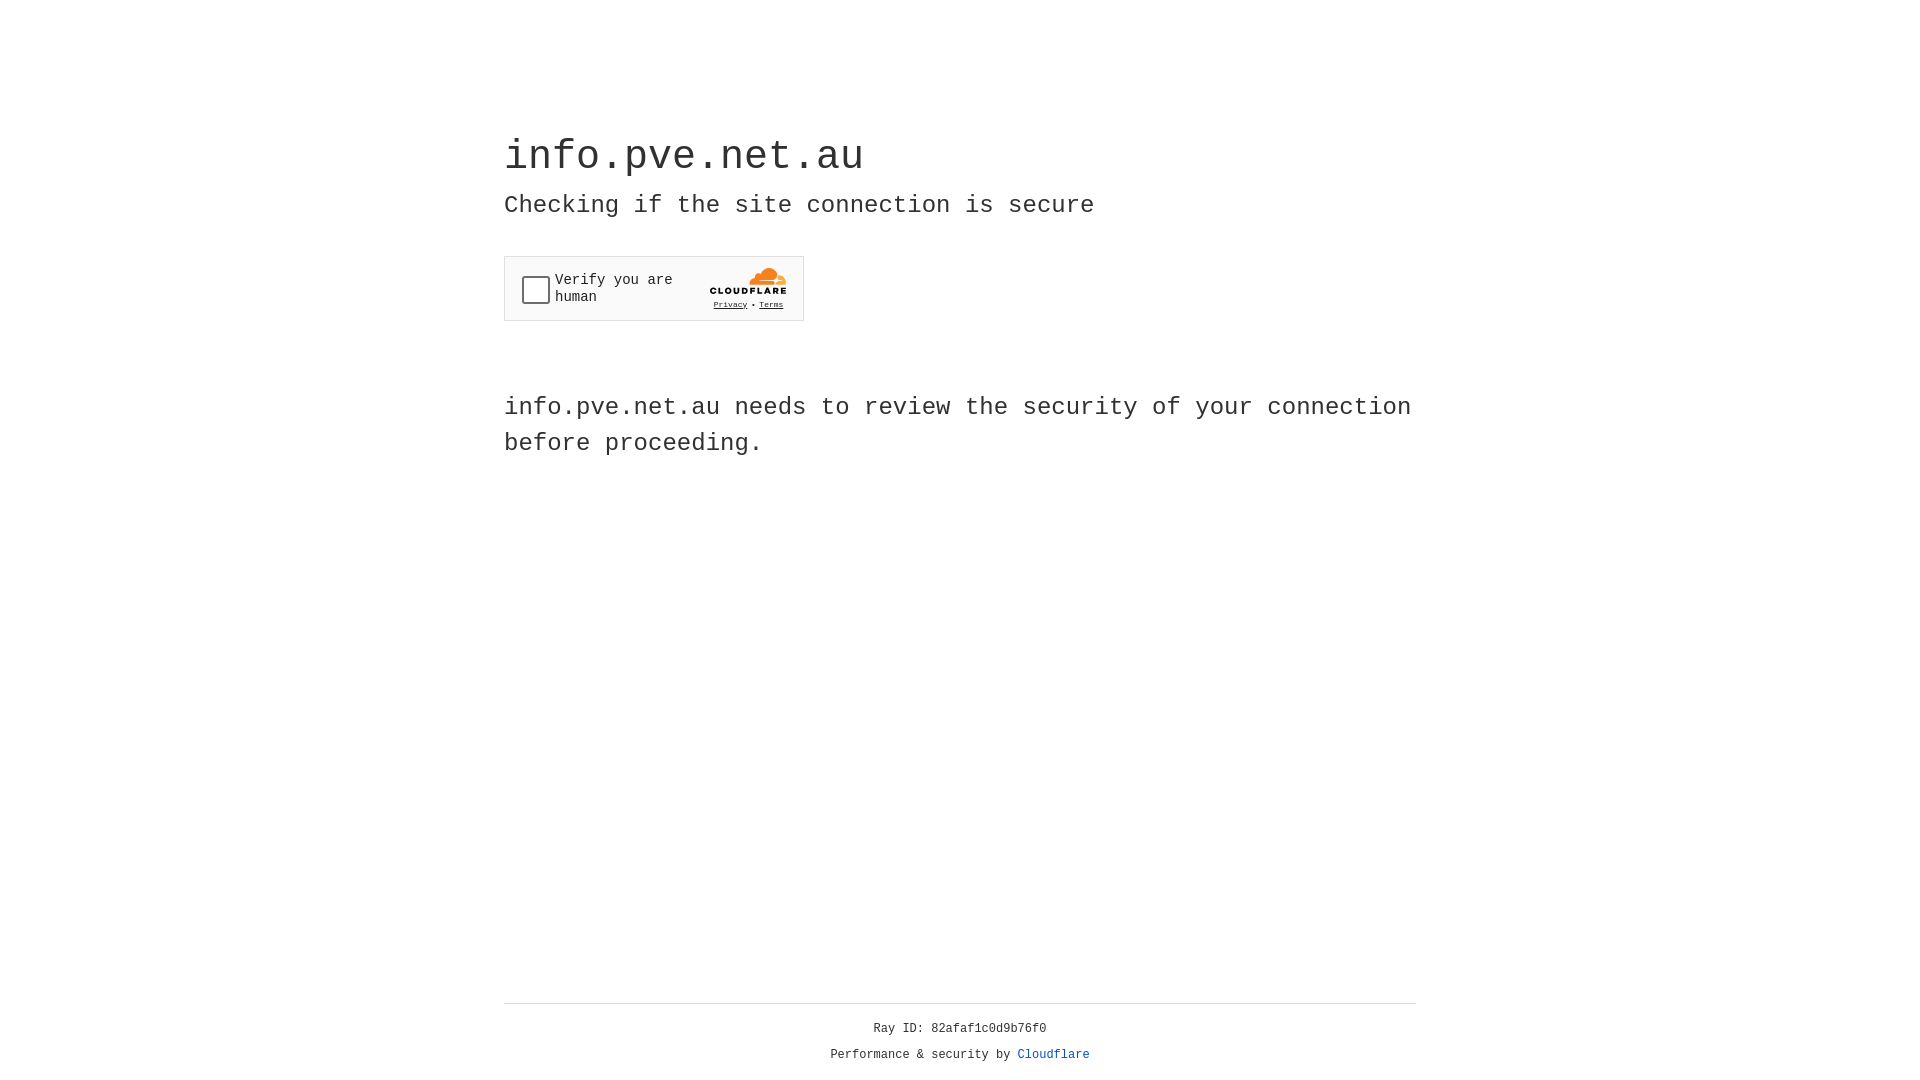 This screenshot has height=1080, width=1920. Describe the element at coordinates (653, 288) in the screenshot. I see `'Widget containing a Cloudflare security challenge'` at that location.